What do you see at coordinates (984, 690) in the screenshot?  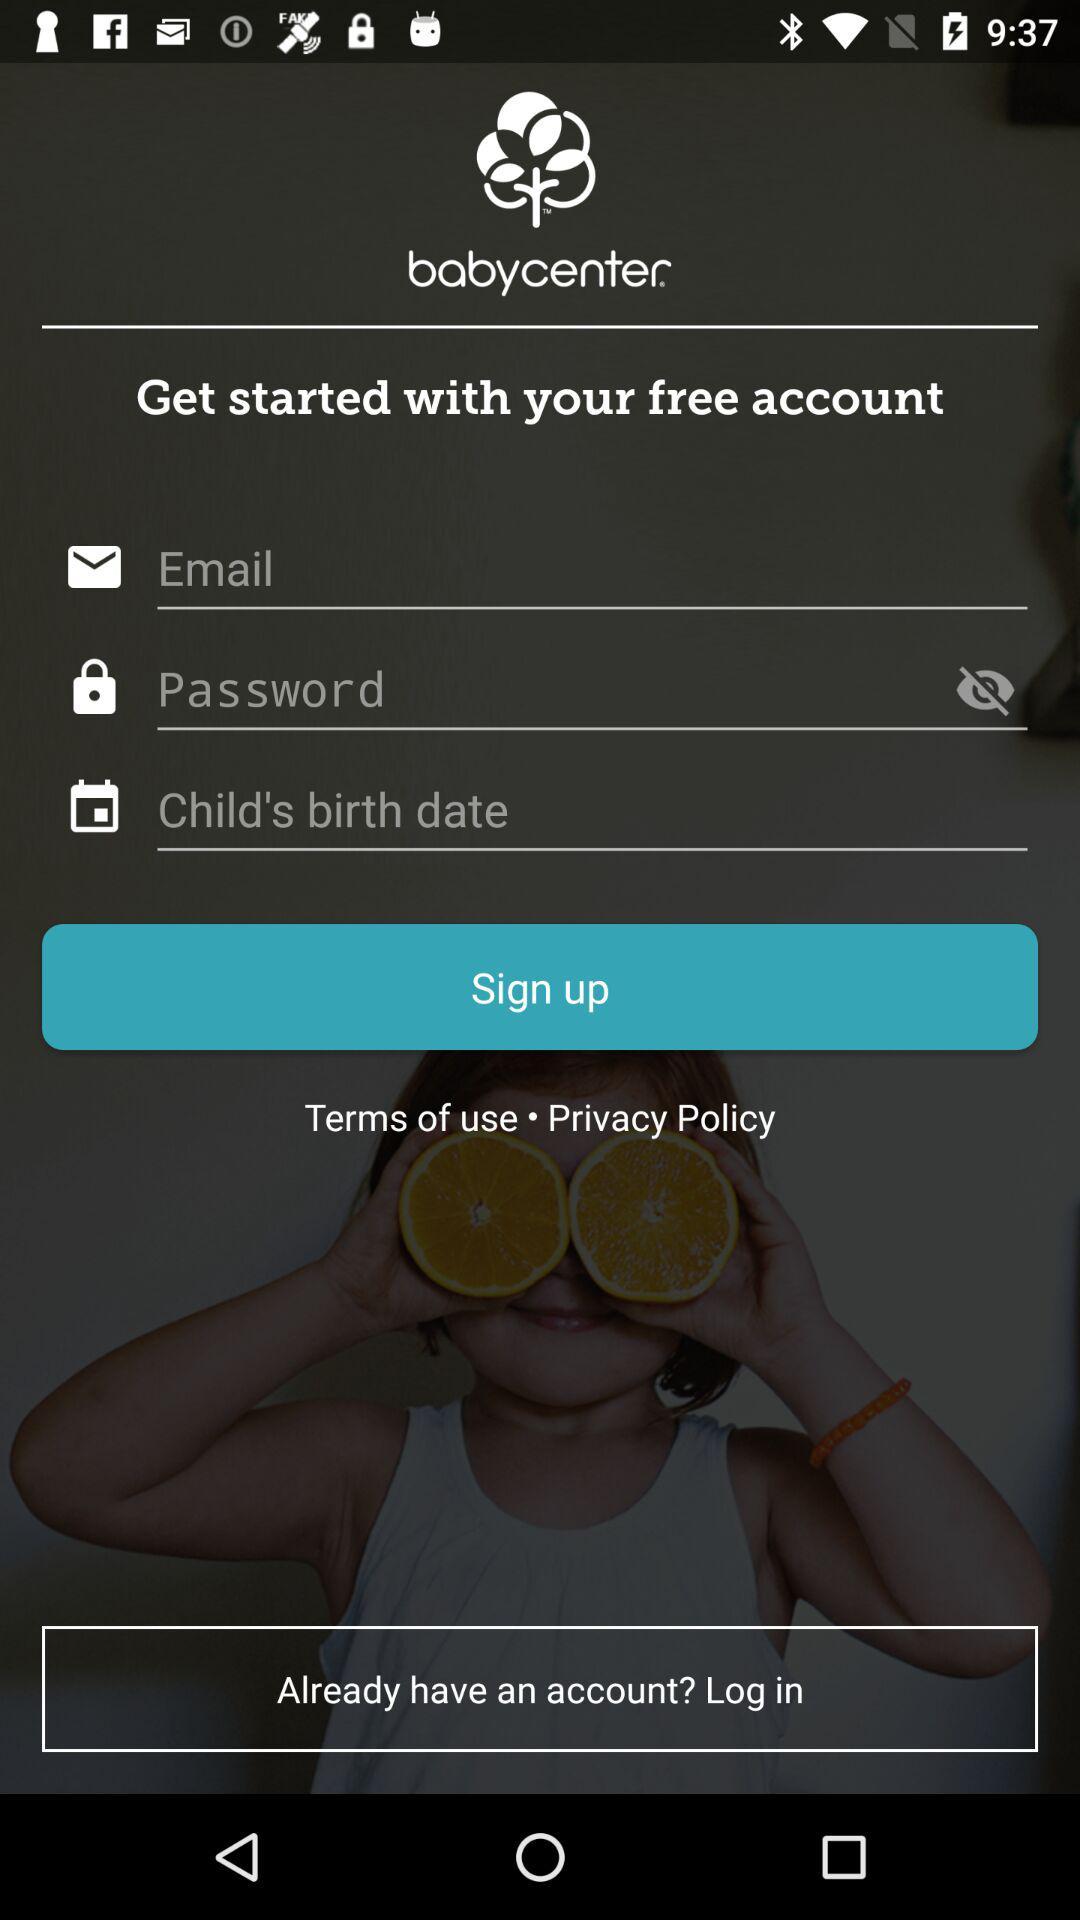 I see `the visibility icon` at bounding box center [984, 690].